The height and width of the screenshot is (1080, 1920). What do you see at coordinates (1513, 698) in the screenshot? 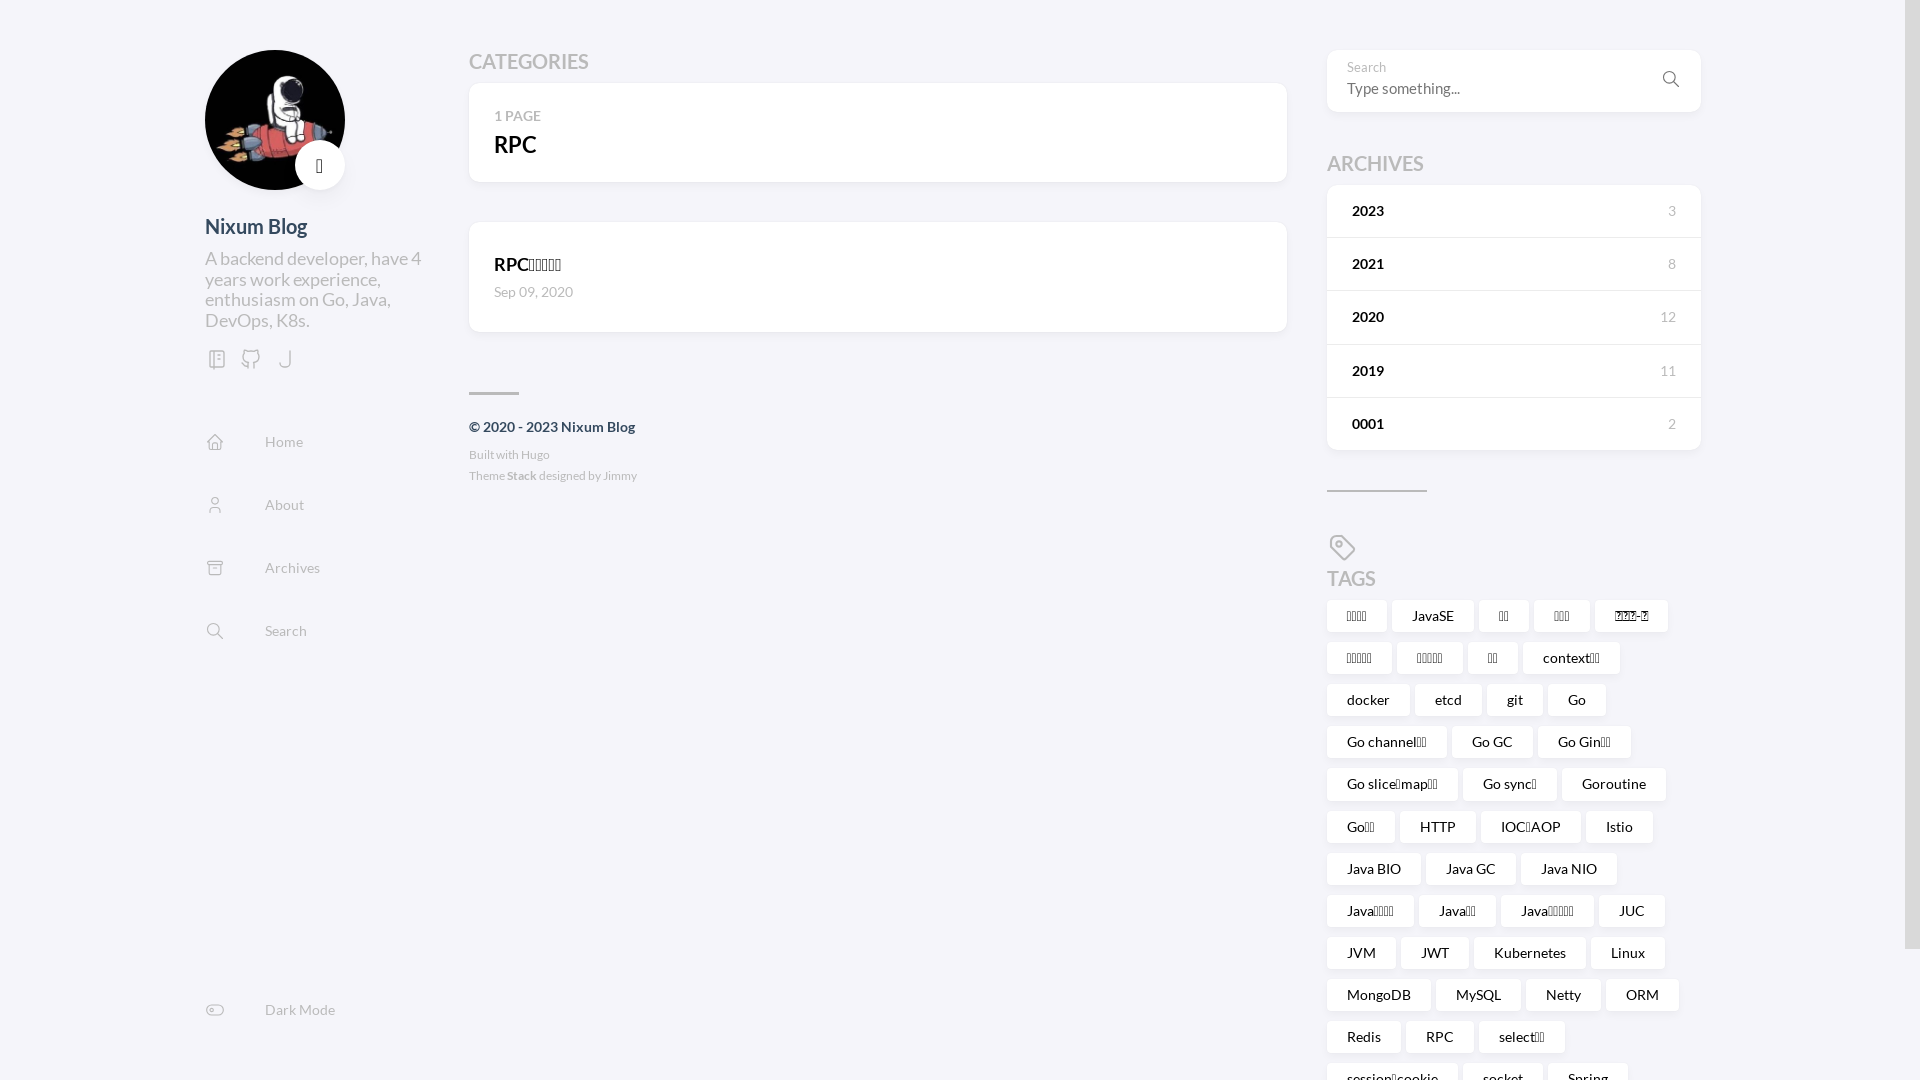
I see `'git'` at bounding box center [1513, 698].